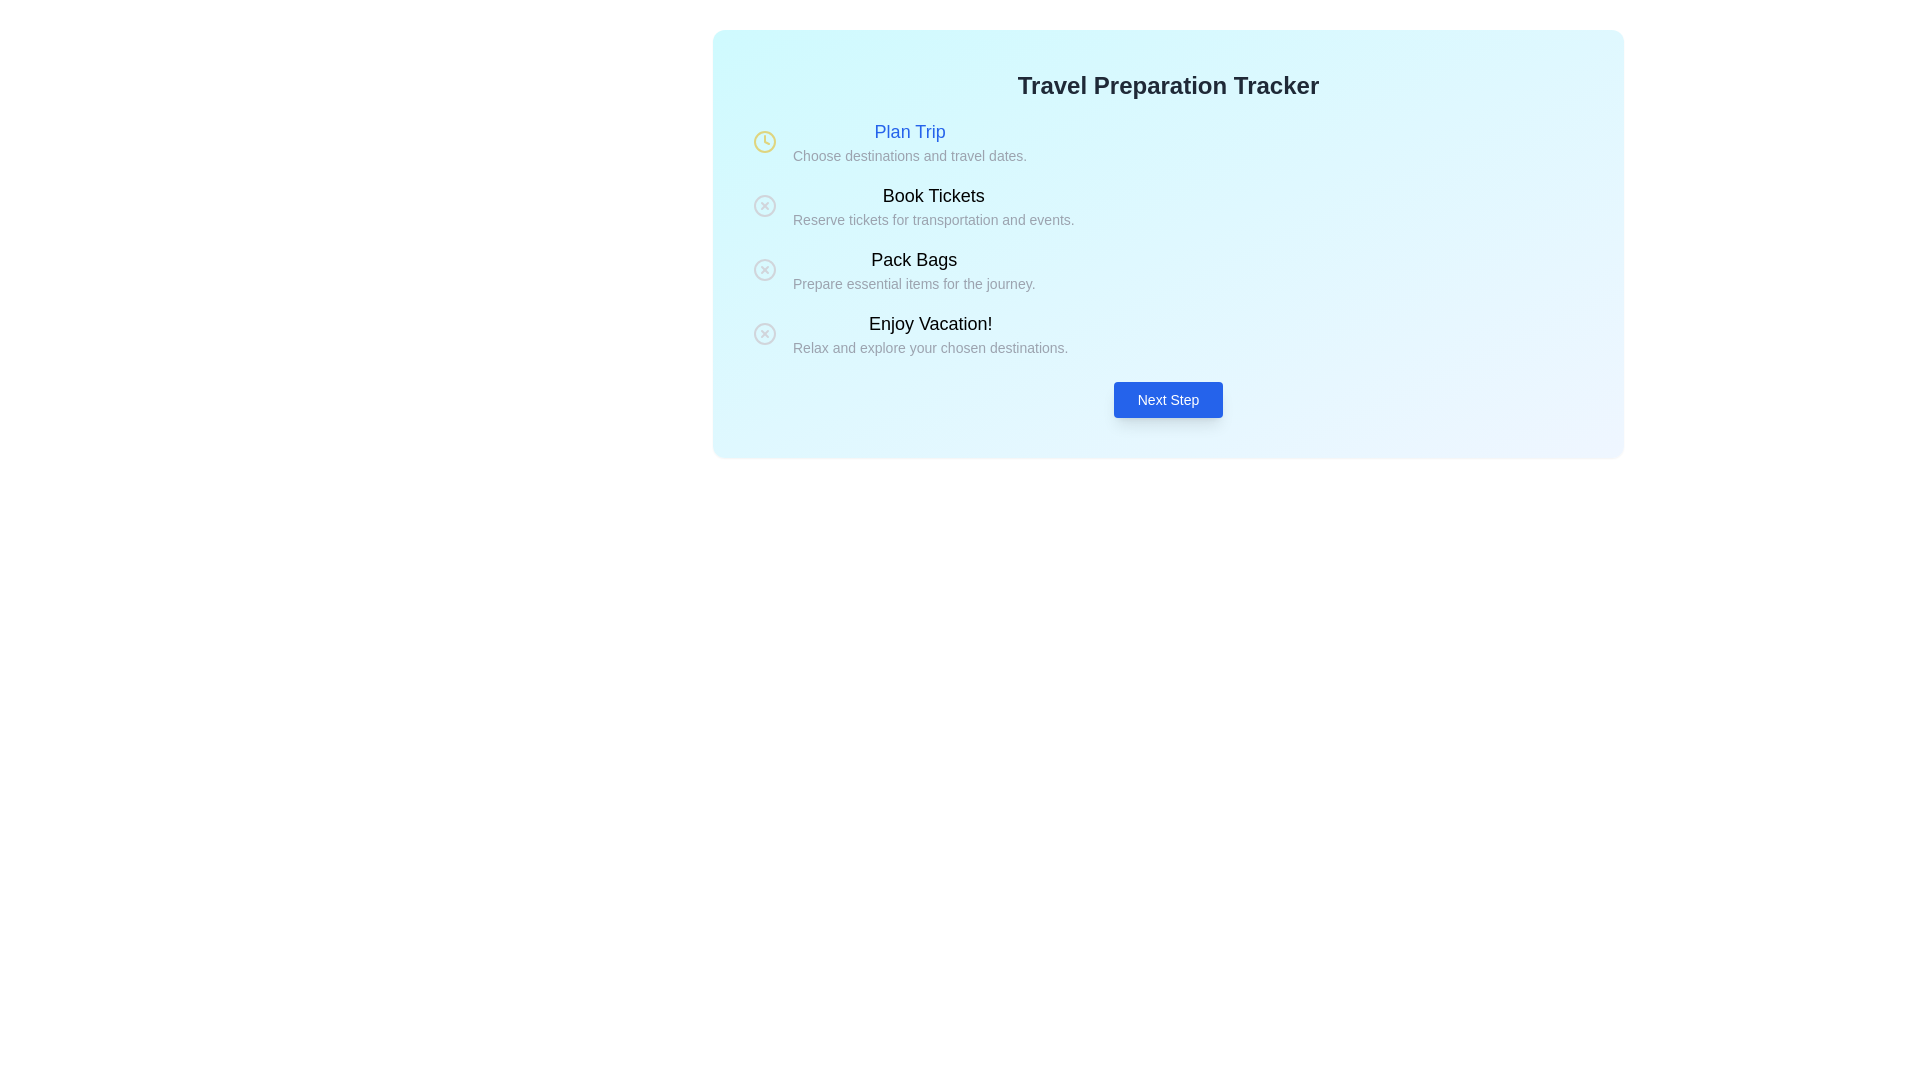 The image size is (1920, 1080). Describe the element at coordinates (1168, 205) in the screenshot. I see `the informational section about reserving tickets for transportation and events, which is the second item in the 'Travel Preparation Tracker' list` at that location.